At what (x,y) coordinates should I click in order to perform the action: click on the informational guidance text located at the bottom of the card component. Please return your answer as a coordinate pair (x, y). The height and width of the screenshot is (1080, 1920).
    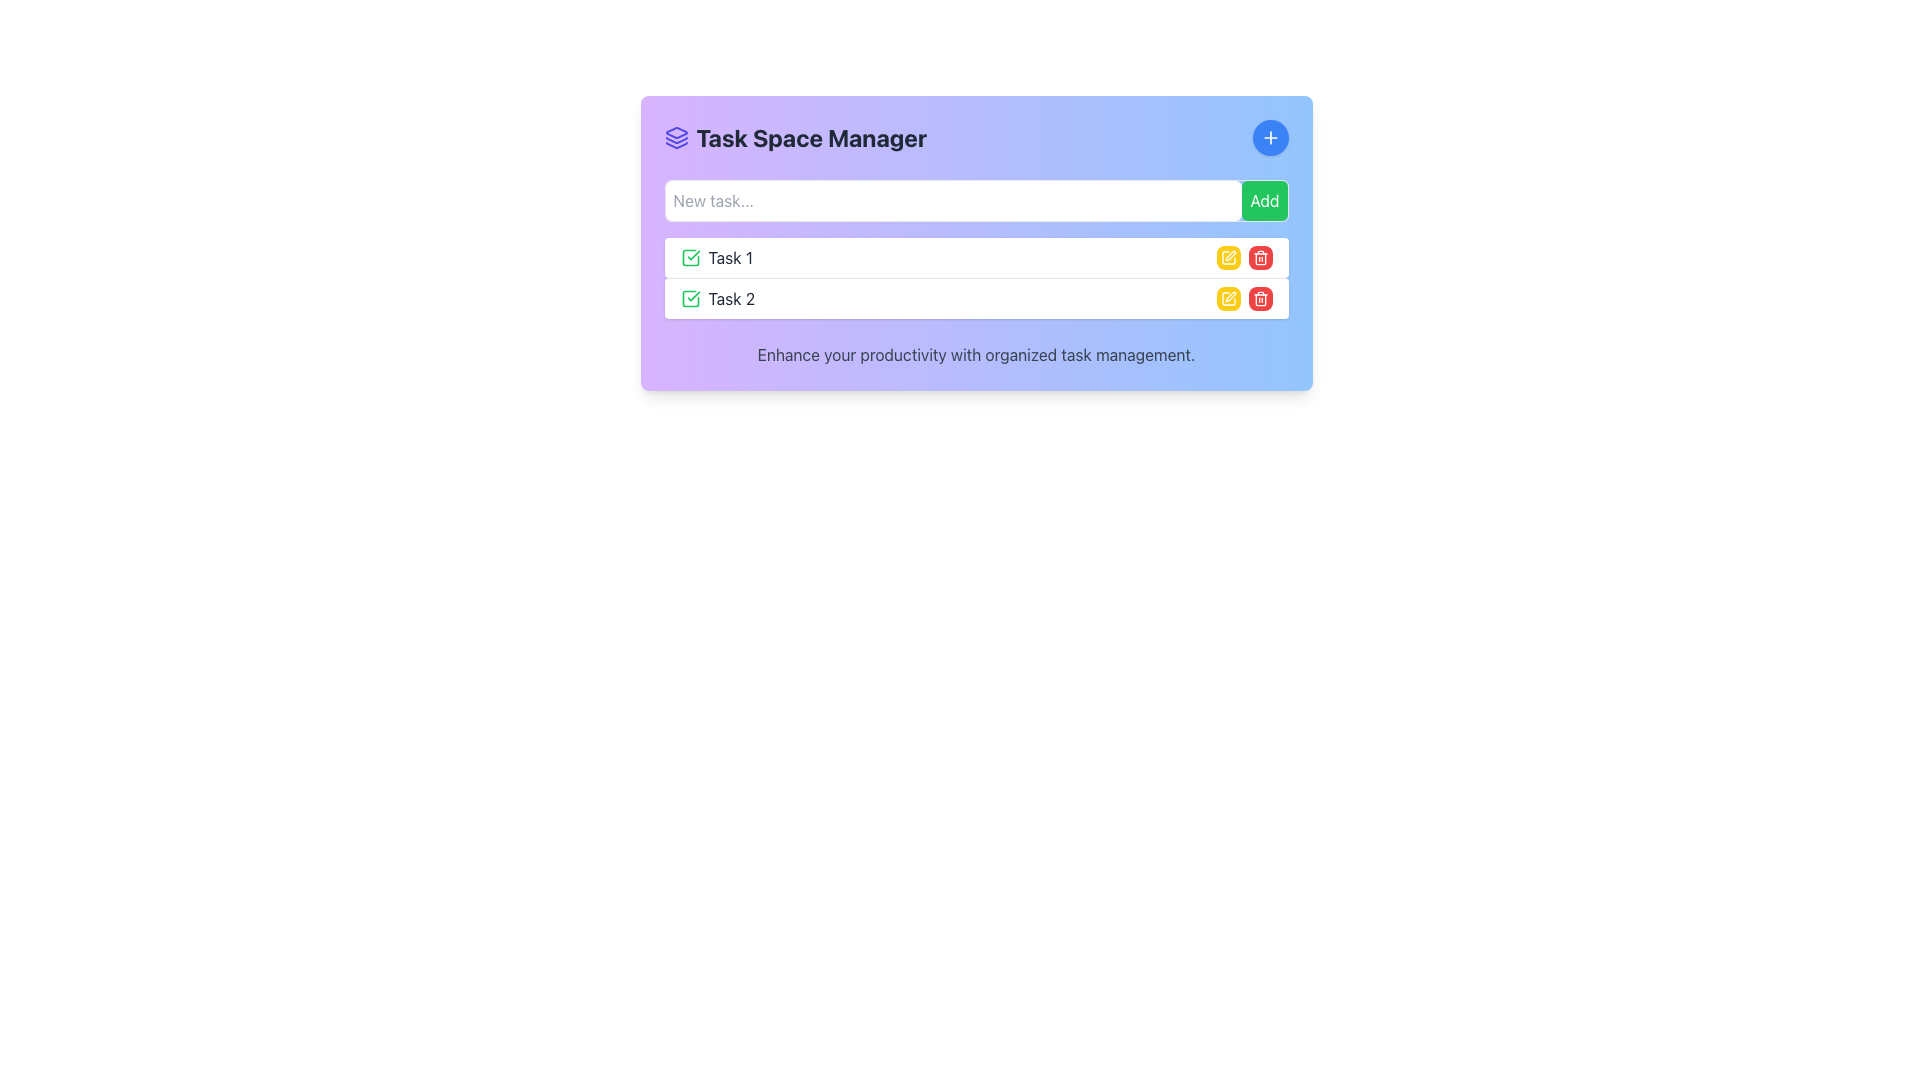
    Looking at the image, I should click on (976, 353).